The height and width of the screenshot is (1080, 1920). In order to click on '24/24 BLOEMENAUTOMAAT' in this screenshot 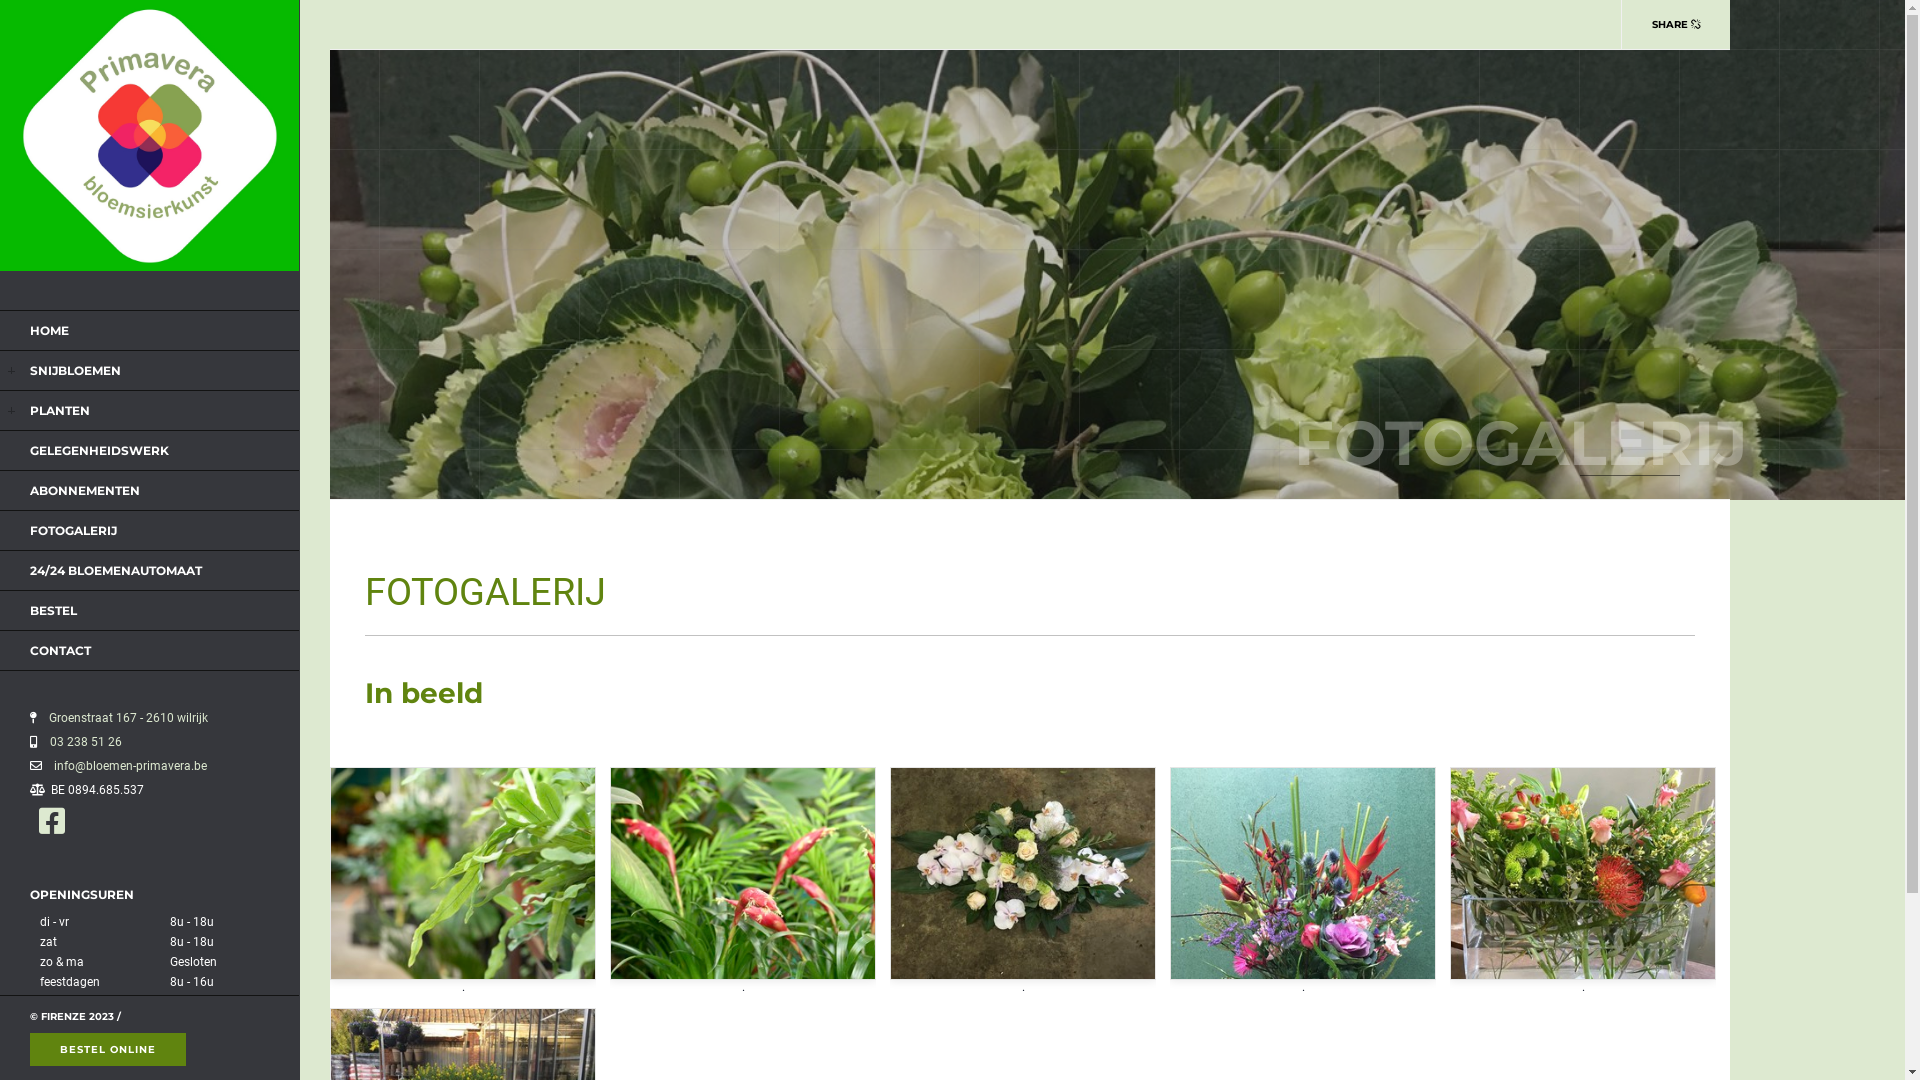, I will do `click(114, 570)`.